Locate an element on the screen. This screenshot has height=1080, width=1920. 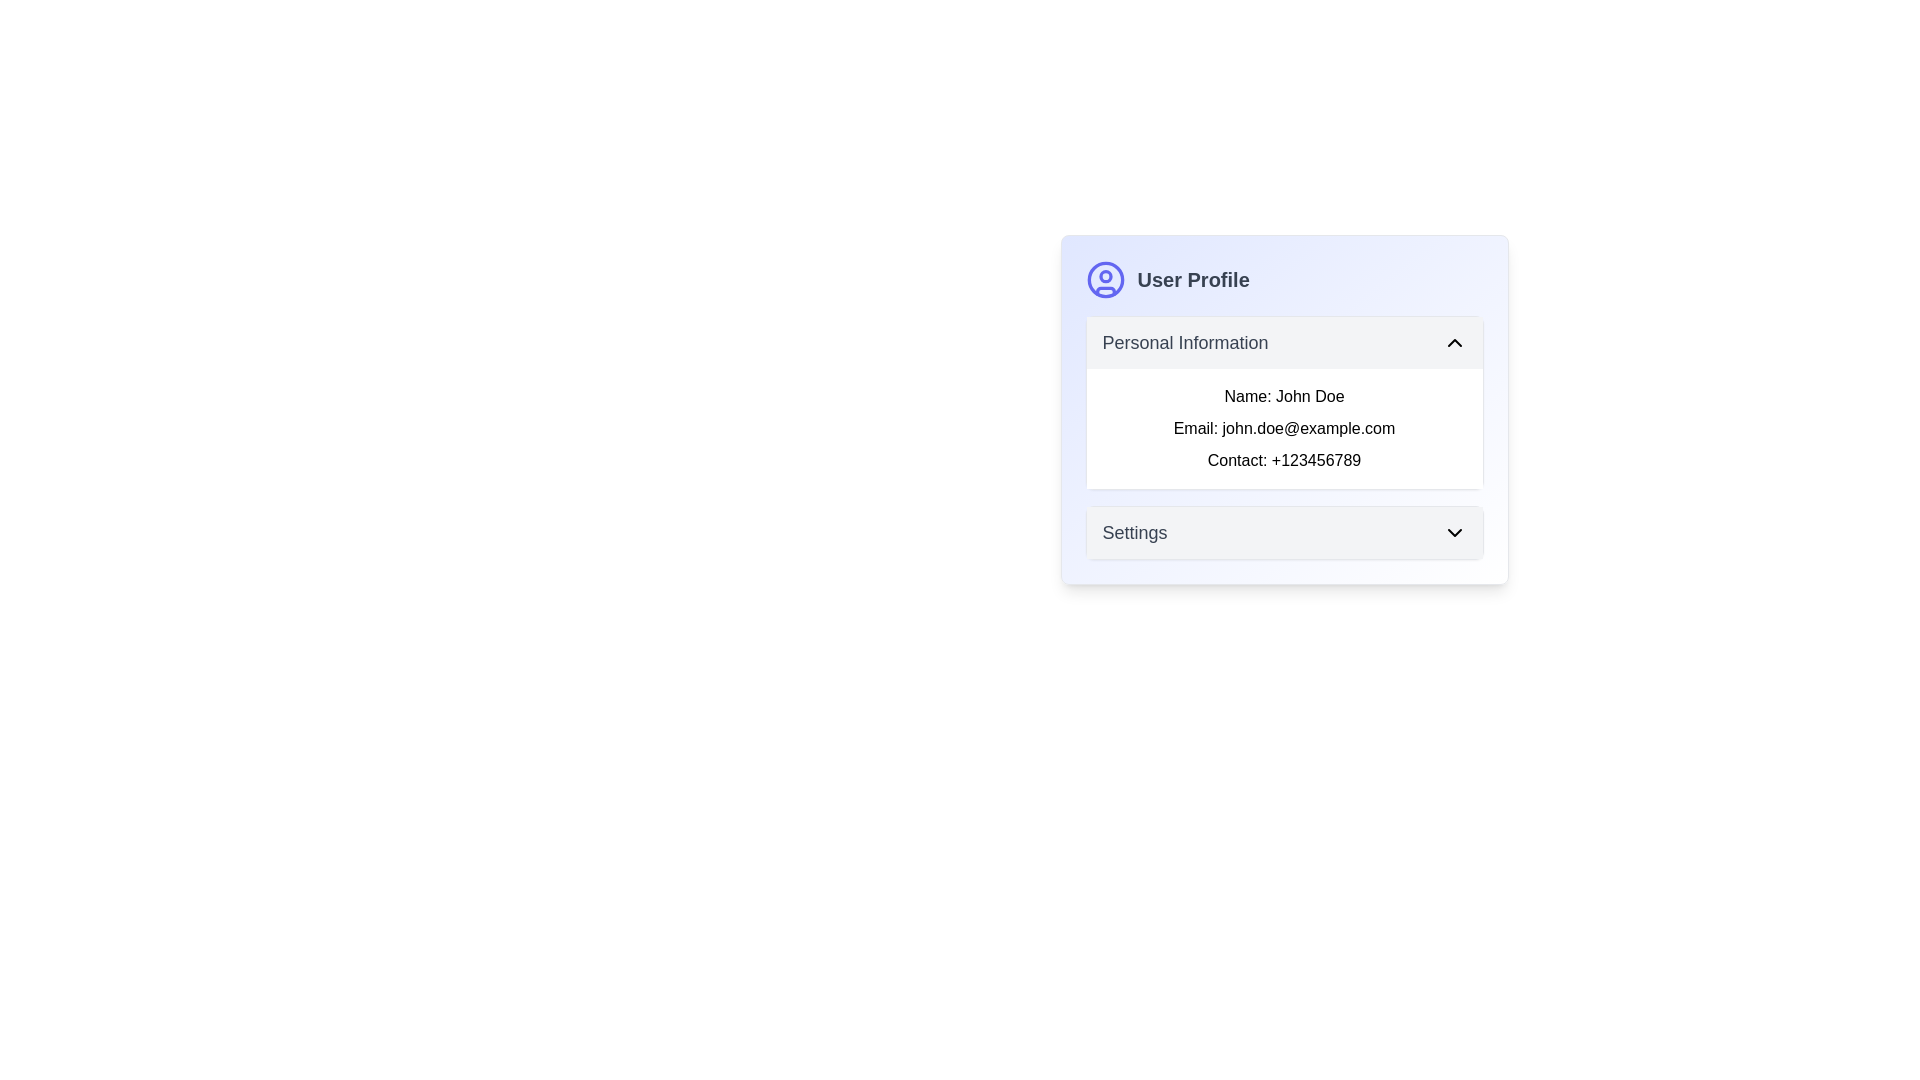
text label indicating 'Personal Information' located in the 'User Profile' section, positioned left of the collapsible toggle icon is located at coordinates (1185, 342).